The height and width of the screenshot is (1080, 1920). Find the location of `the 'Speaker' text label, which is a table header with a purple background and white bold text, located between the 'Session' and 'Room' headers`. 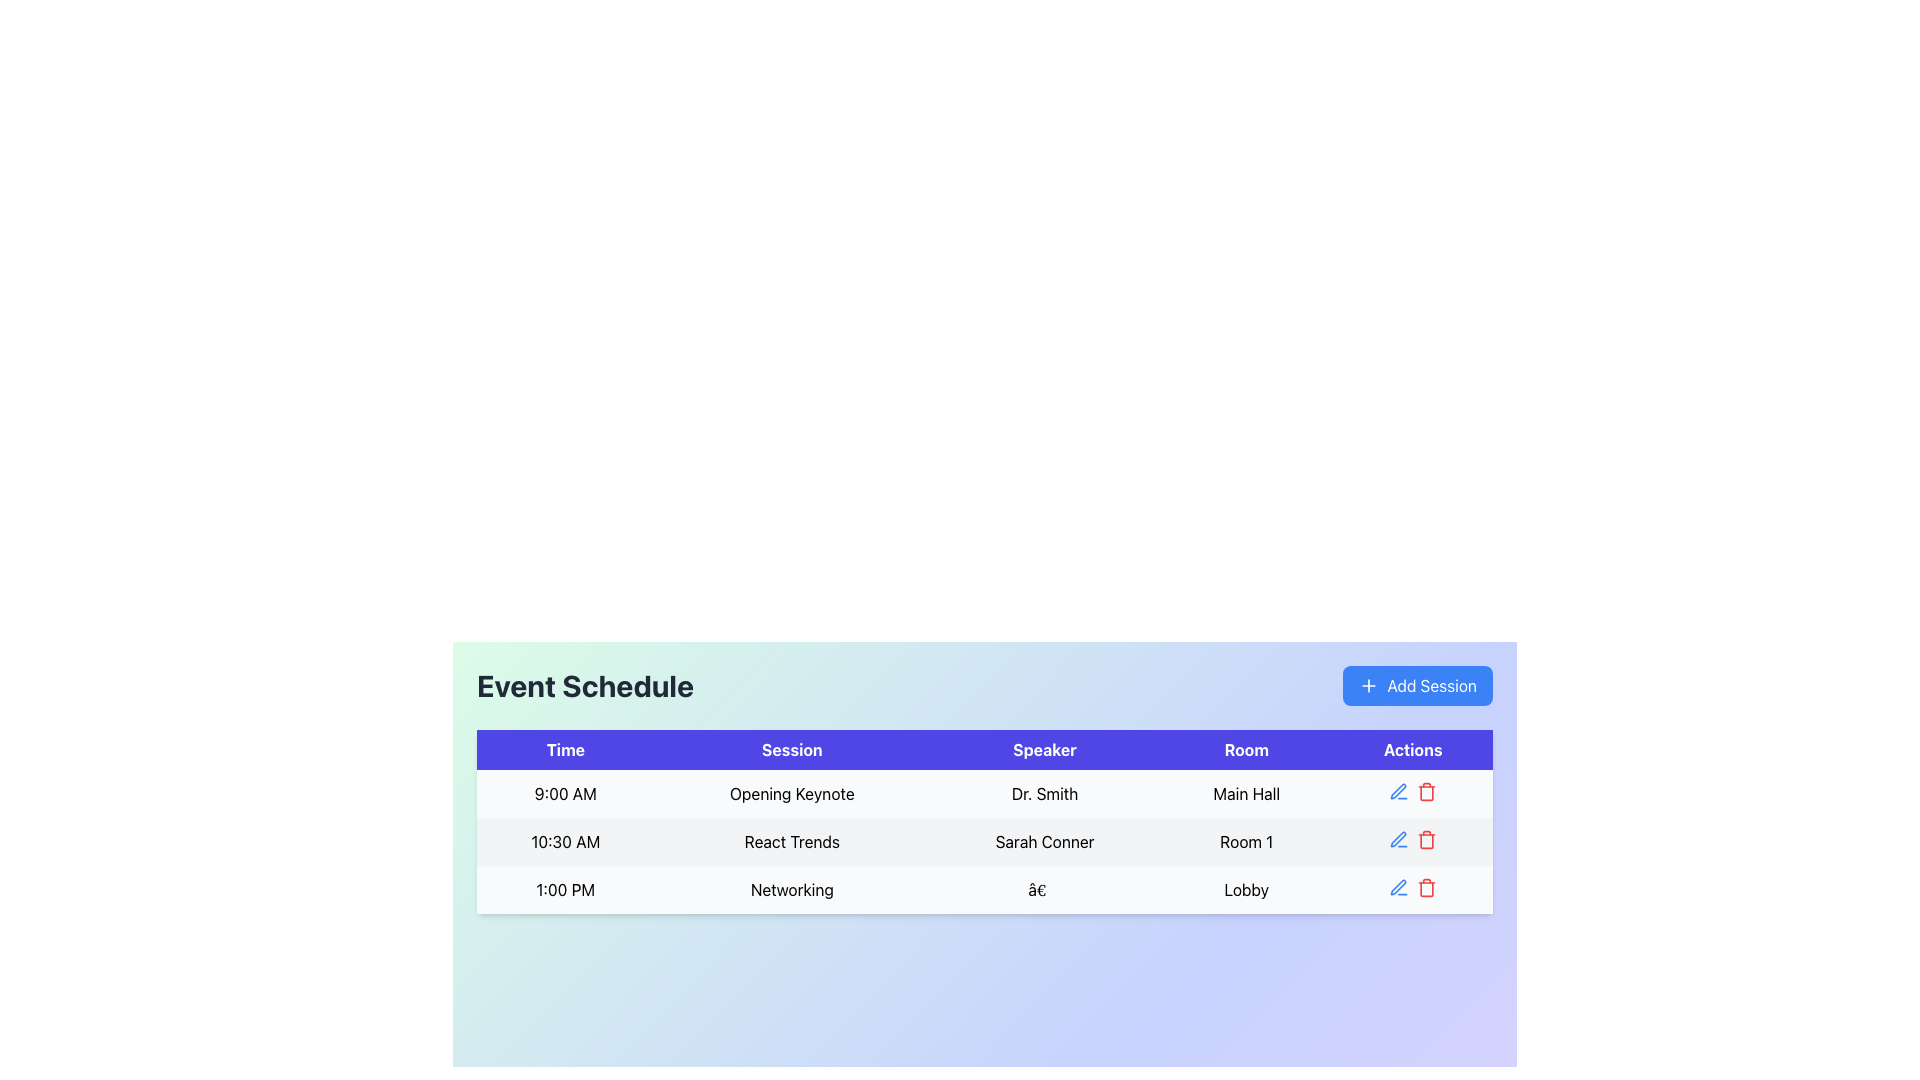

the 'Speaker' text label, which is a table header with a purple background and white bold text, located between the 'Session' and 'Room' headers is located at coordinates (1044, 749).